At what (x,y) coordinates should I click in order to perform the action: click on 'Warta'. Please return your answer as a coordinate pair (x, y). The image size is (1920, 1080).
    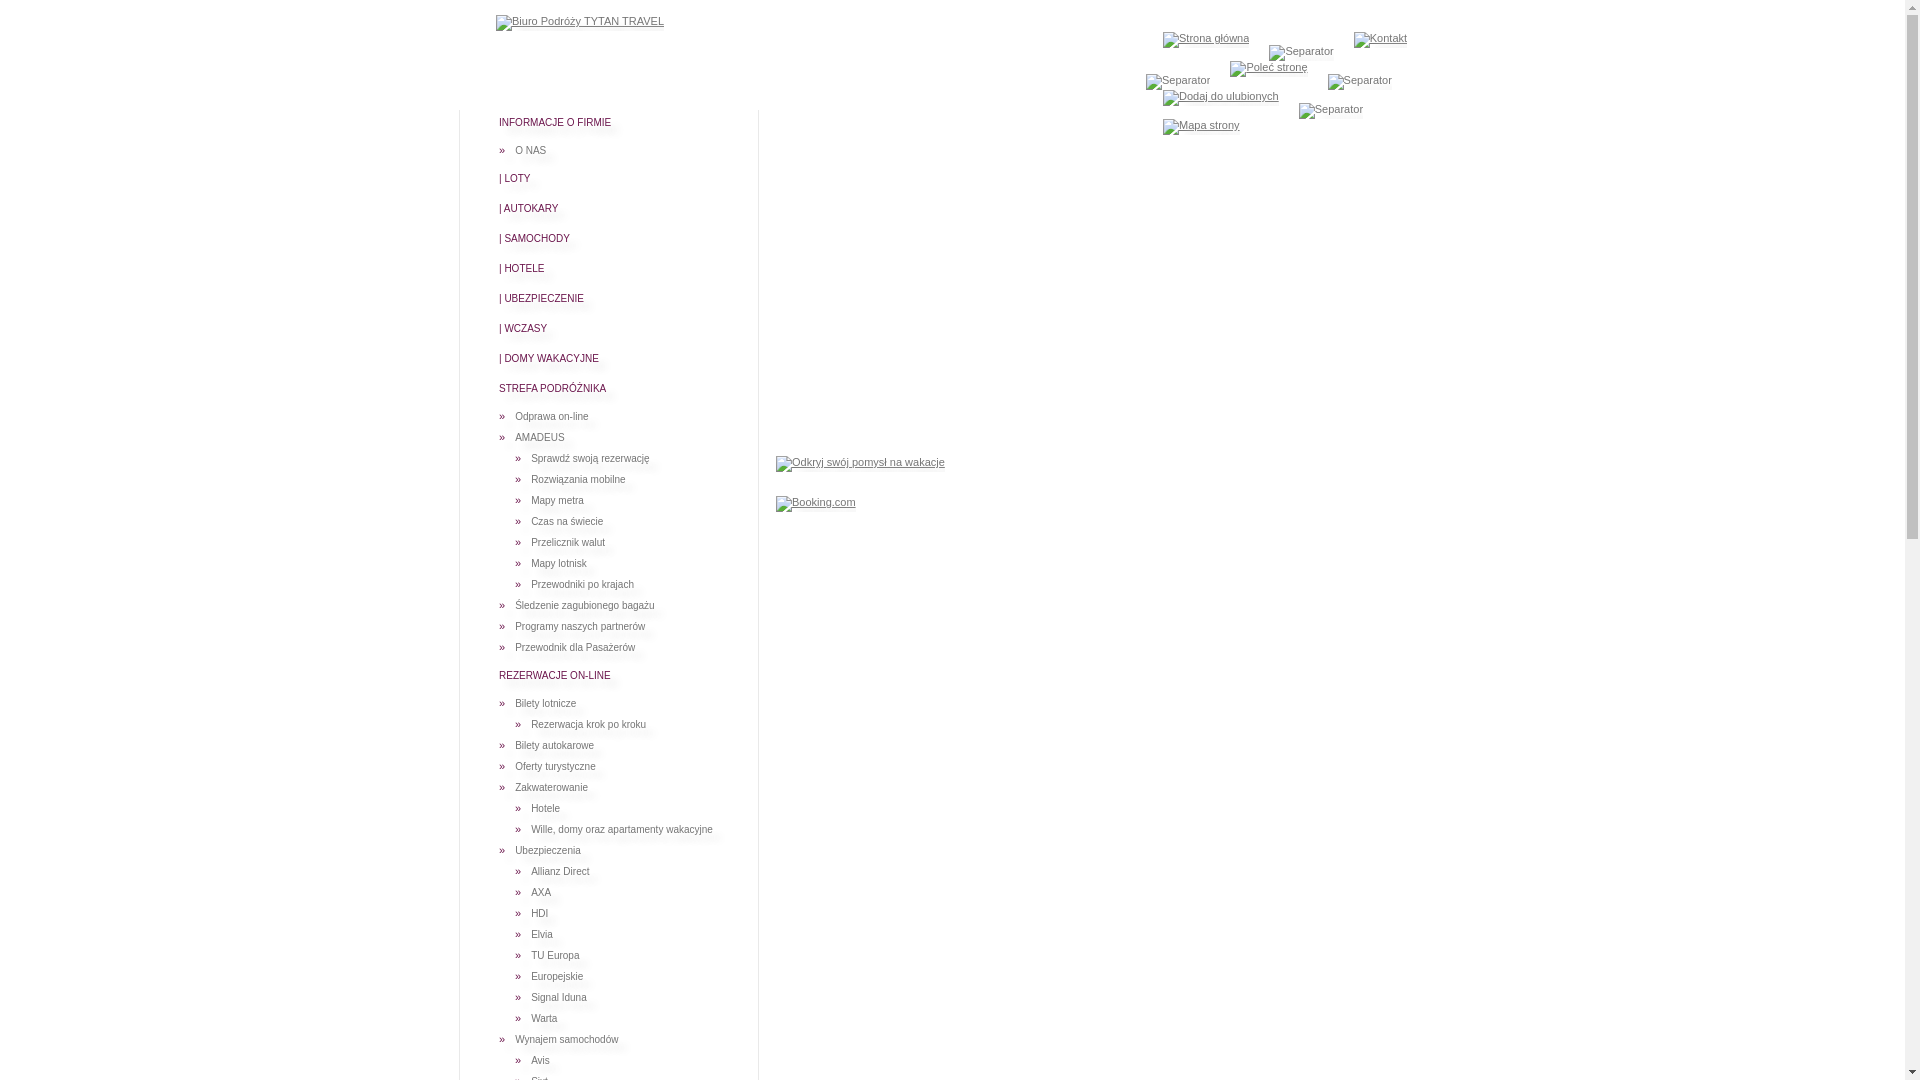
    Looking at the image, I should click on (543, 1018).